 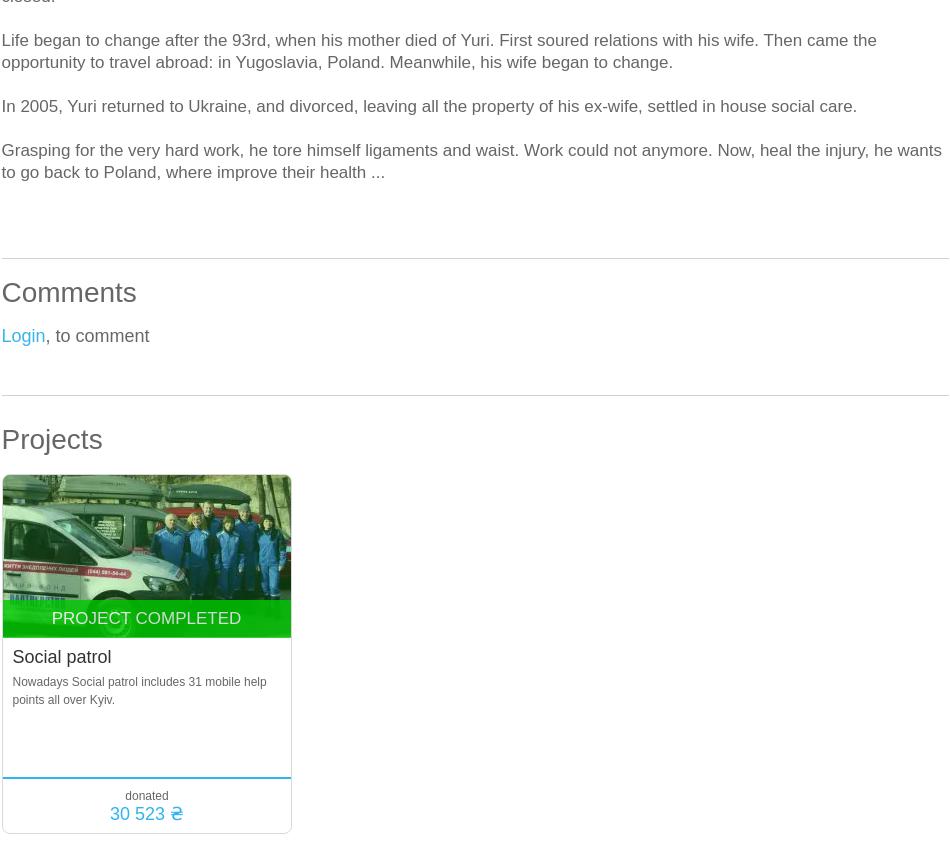 I want to click on ', to comment', so click(x=45, y=336).